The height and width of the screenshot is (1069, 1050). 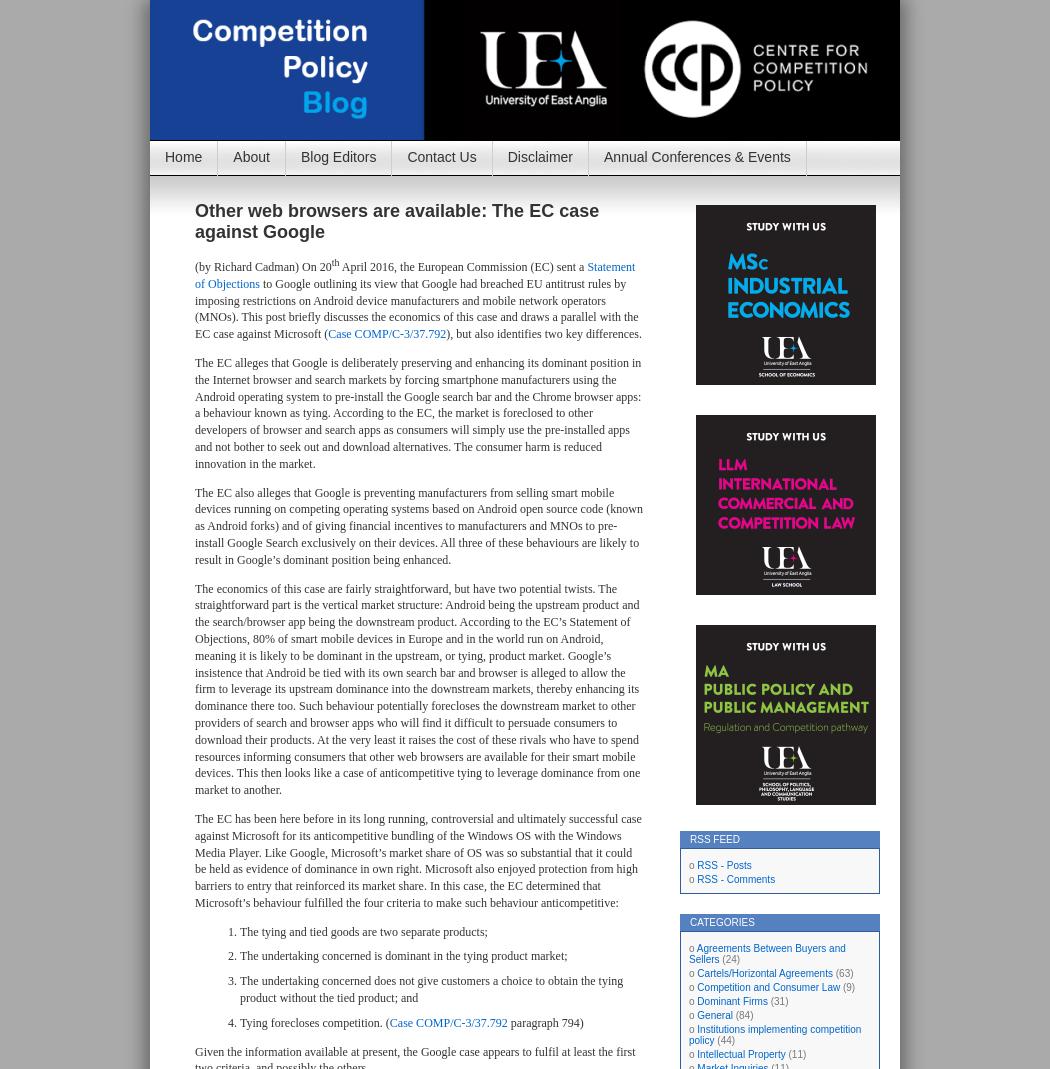 I want to click on 'The EC also alleges that Google is preventing manufacturers from selling smart mobile devices running on competing operating systems based on Android open source code (known as Android forks) and of giving financial incentives to manufacturers and MNOs to pre-install Google Search exclusively on their devices. All three of these behaviours are likely to result in Google’s dominant position being enhanced.', so click(x=193, y=524).